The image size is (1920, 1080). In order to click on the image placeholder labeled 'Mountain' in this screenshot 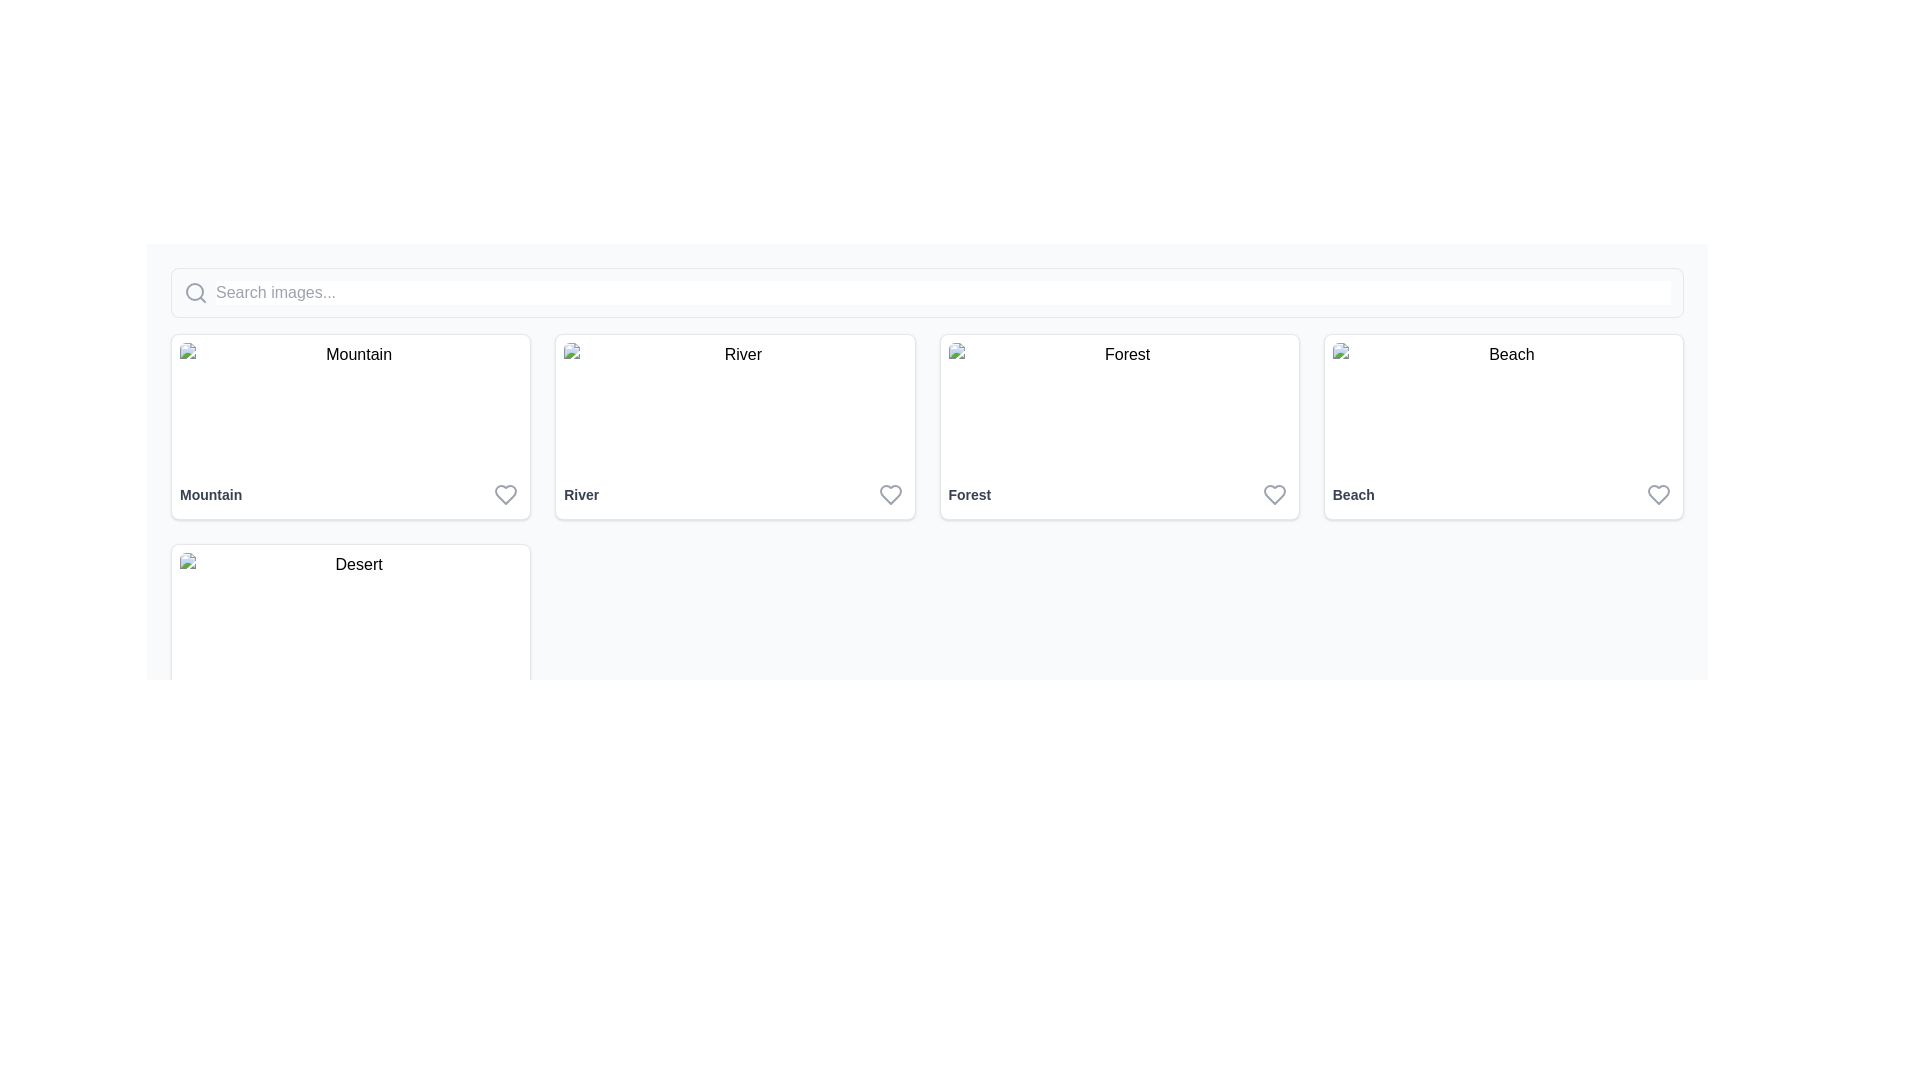, I will do `click(351, 406)`.